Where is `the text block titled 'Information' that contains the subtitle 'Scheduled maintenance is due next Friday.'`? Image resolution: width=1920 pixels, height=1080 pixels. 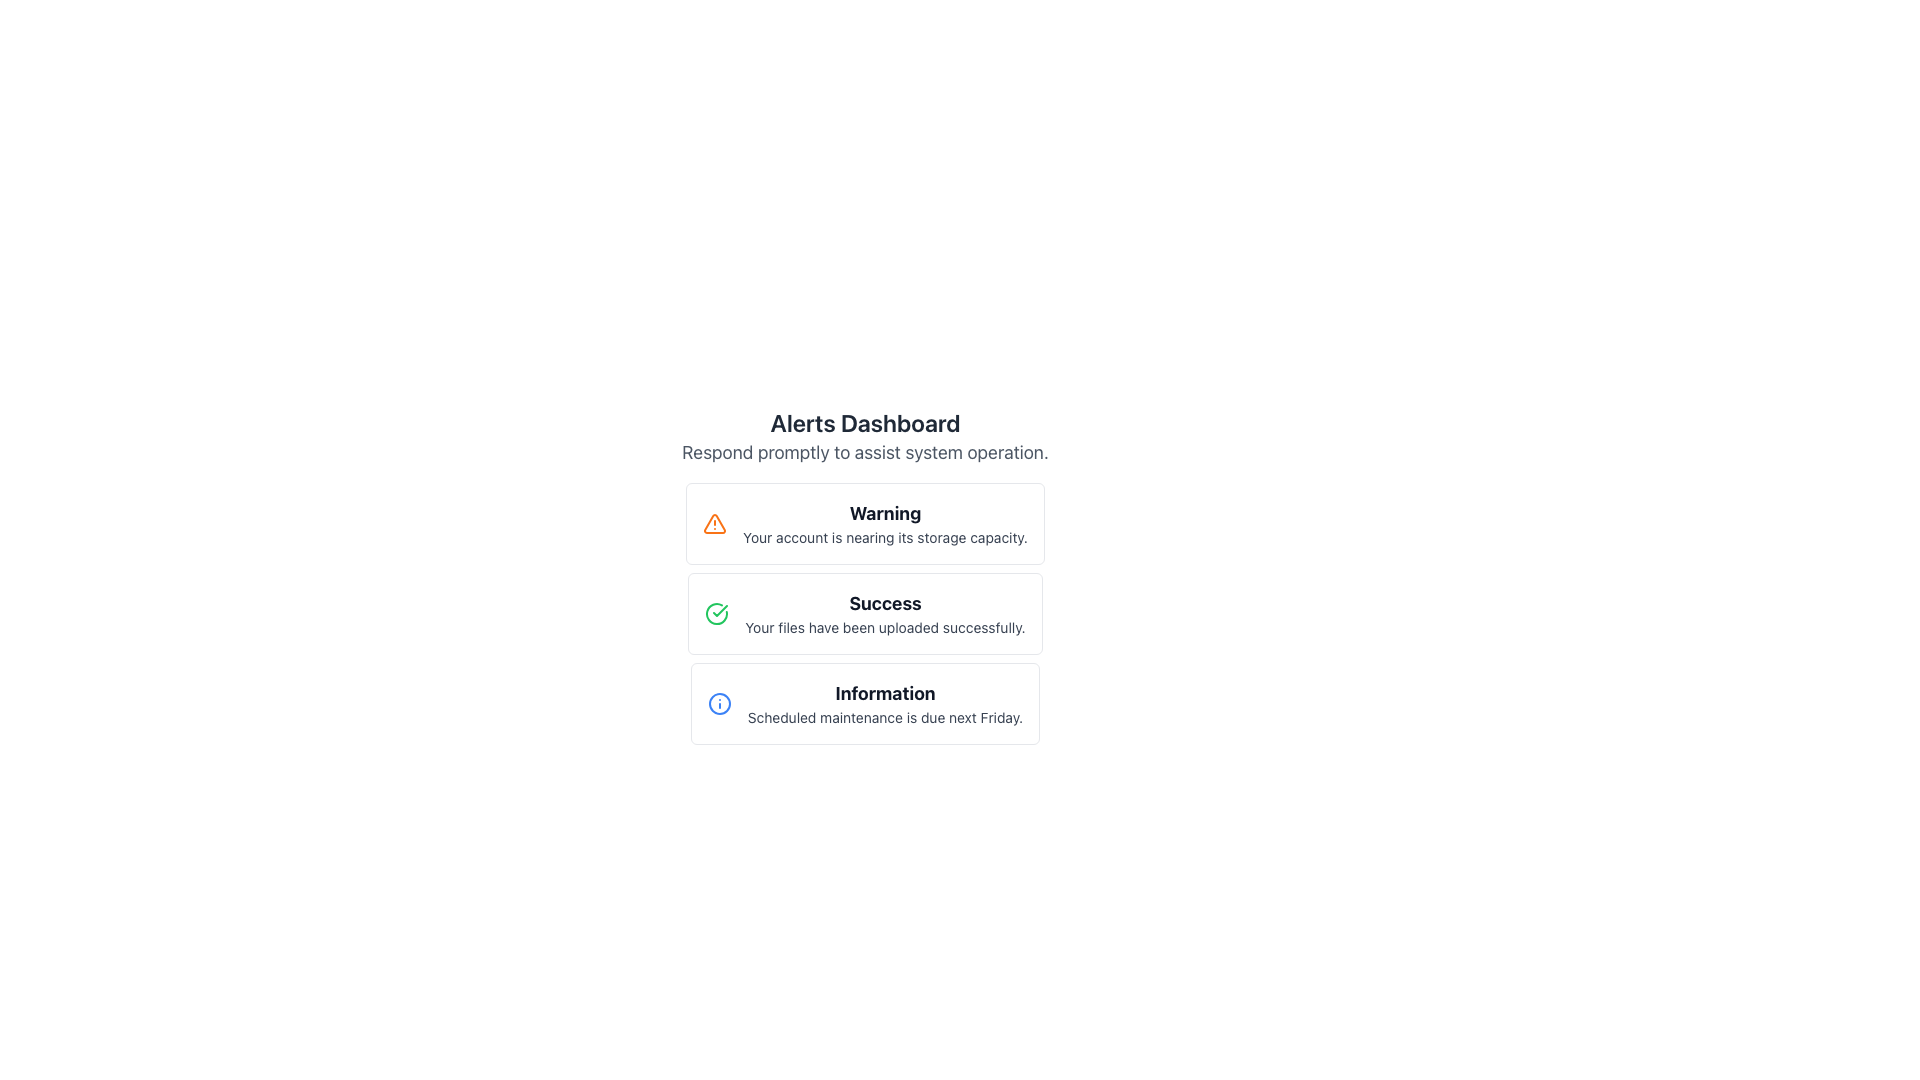 the text block titled 'Information' that contains the subtitle 'Scheduled maintenance is due next Friday.' is located at coordinates (884, 703).